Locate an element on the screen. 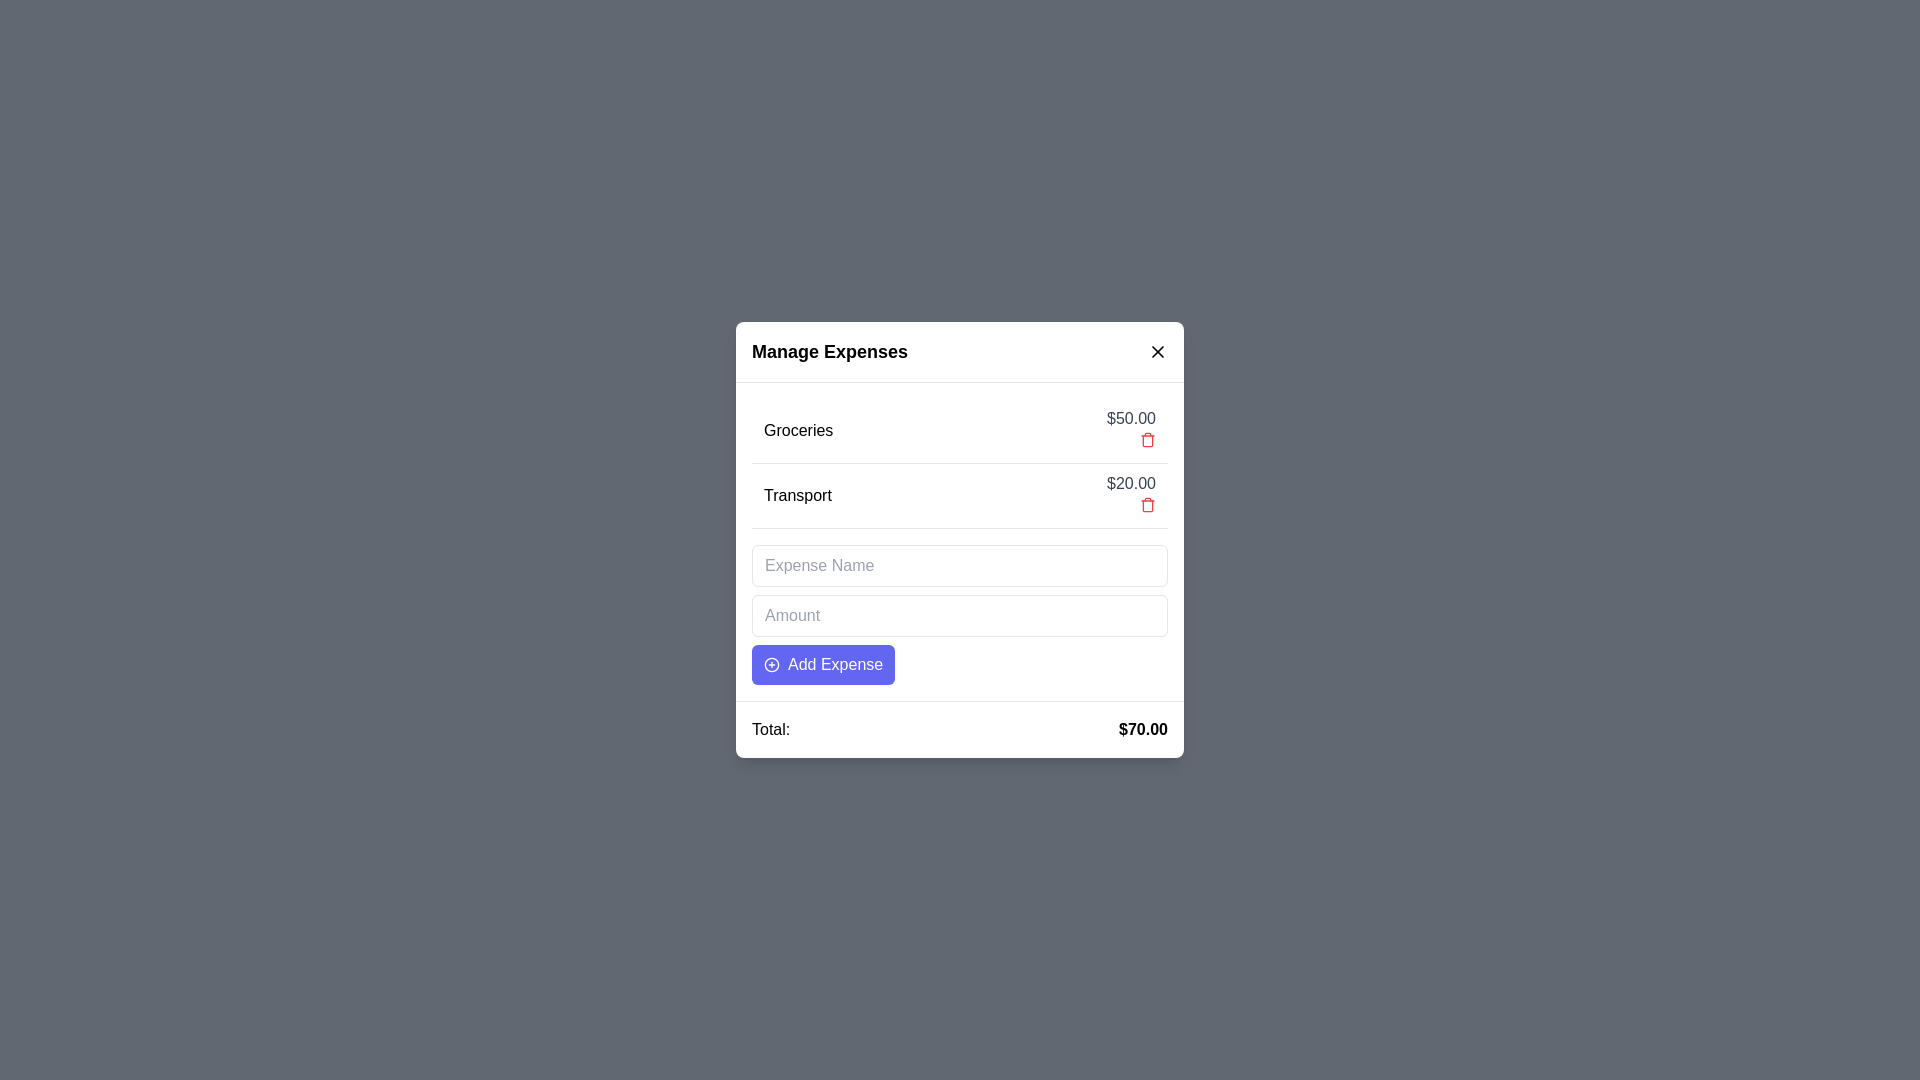  the SVG icon representing a circle with a plus symbol inside, which is positioned to the far left of the 'Add Expense' button is located at coordinates (771, 664).